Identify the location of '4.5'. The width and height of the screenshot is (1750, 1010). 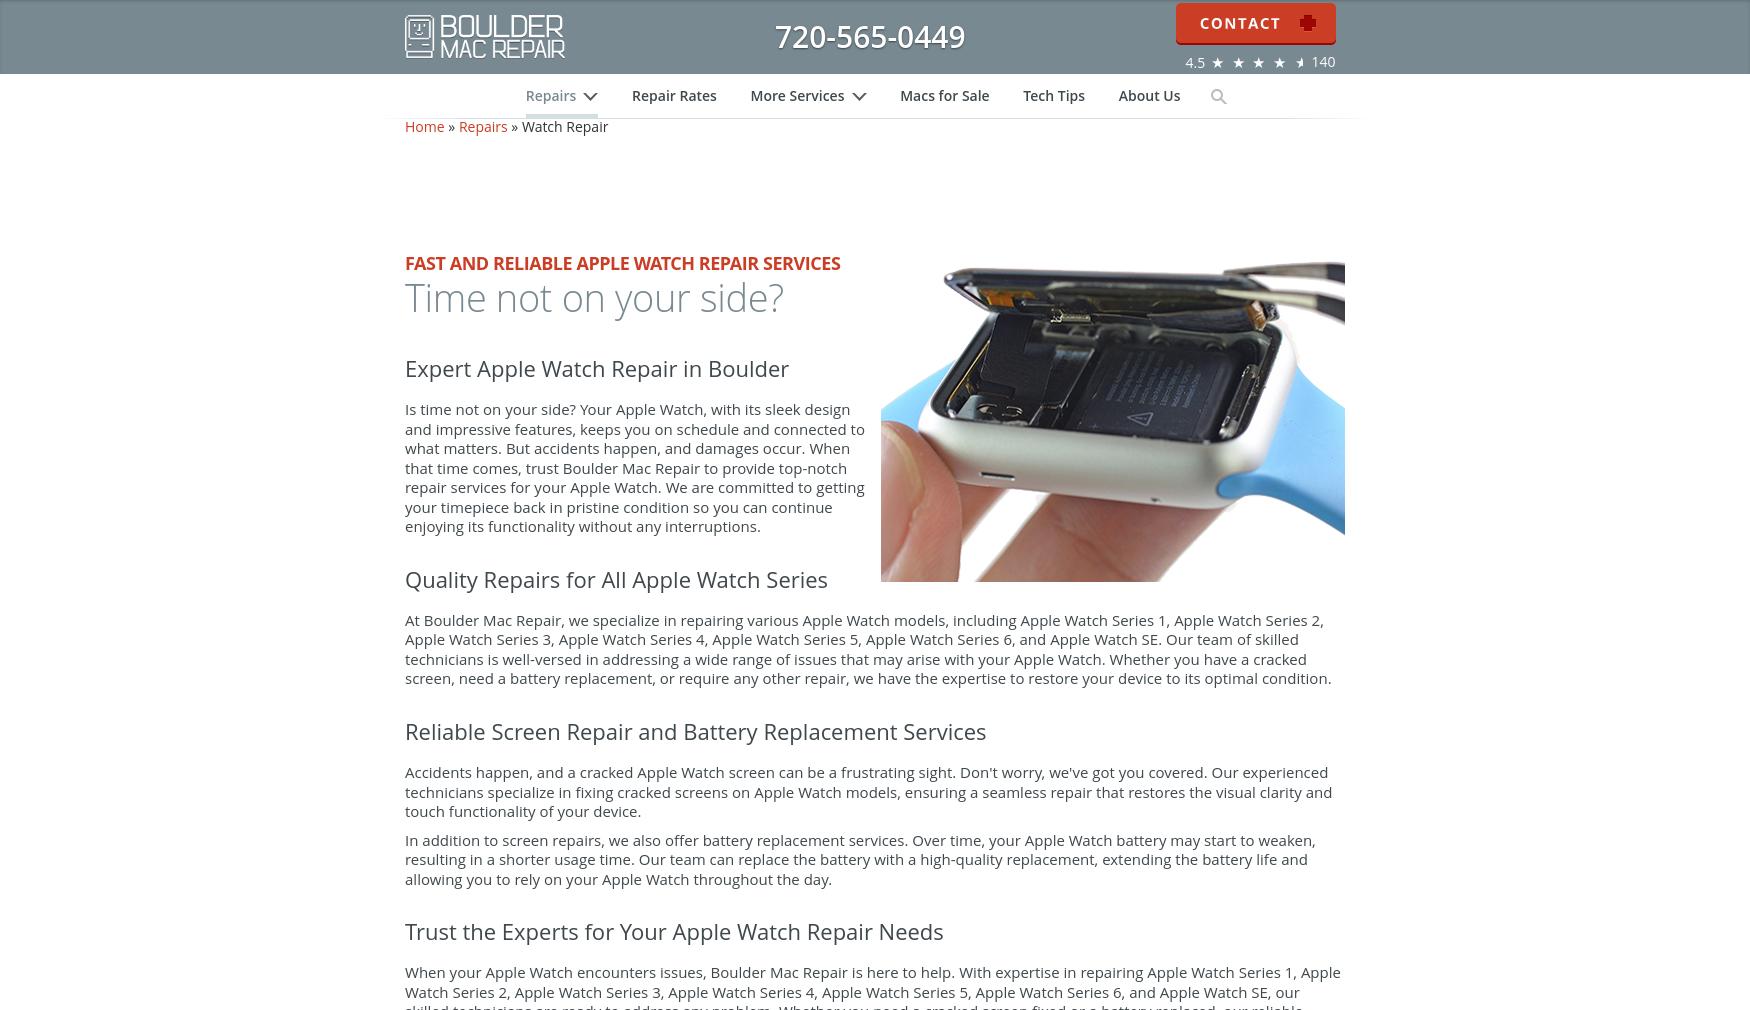
(1183, 73).